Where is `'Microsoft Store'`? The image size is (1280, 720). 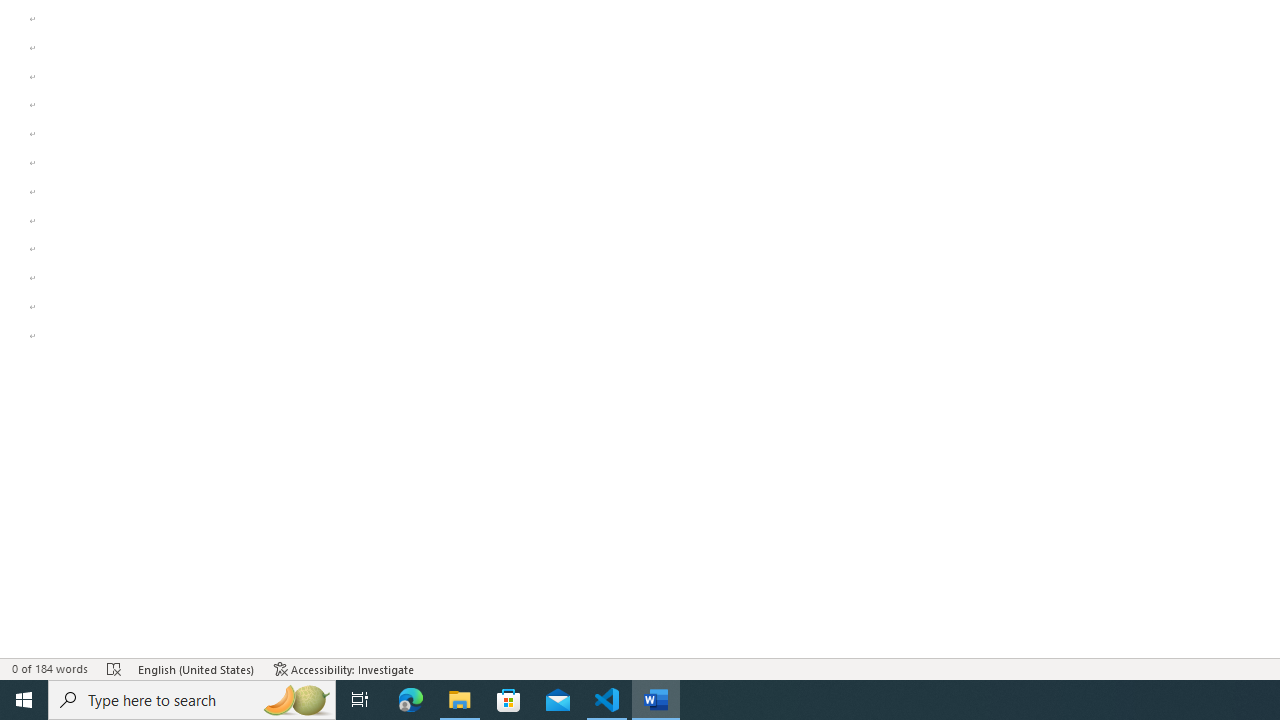
'Microsoft Store' is located at coordinates (509, 698).